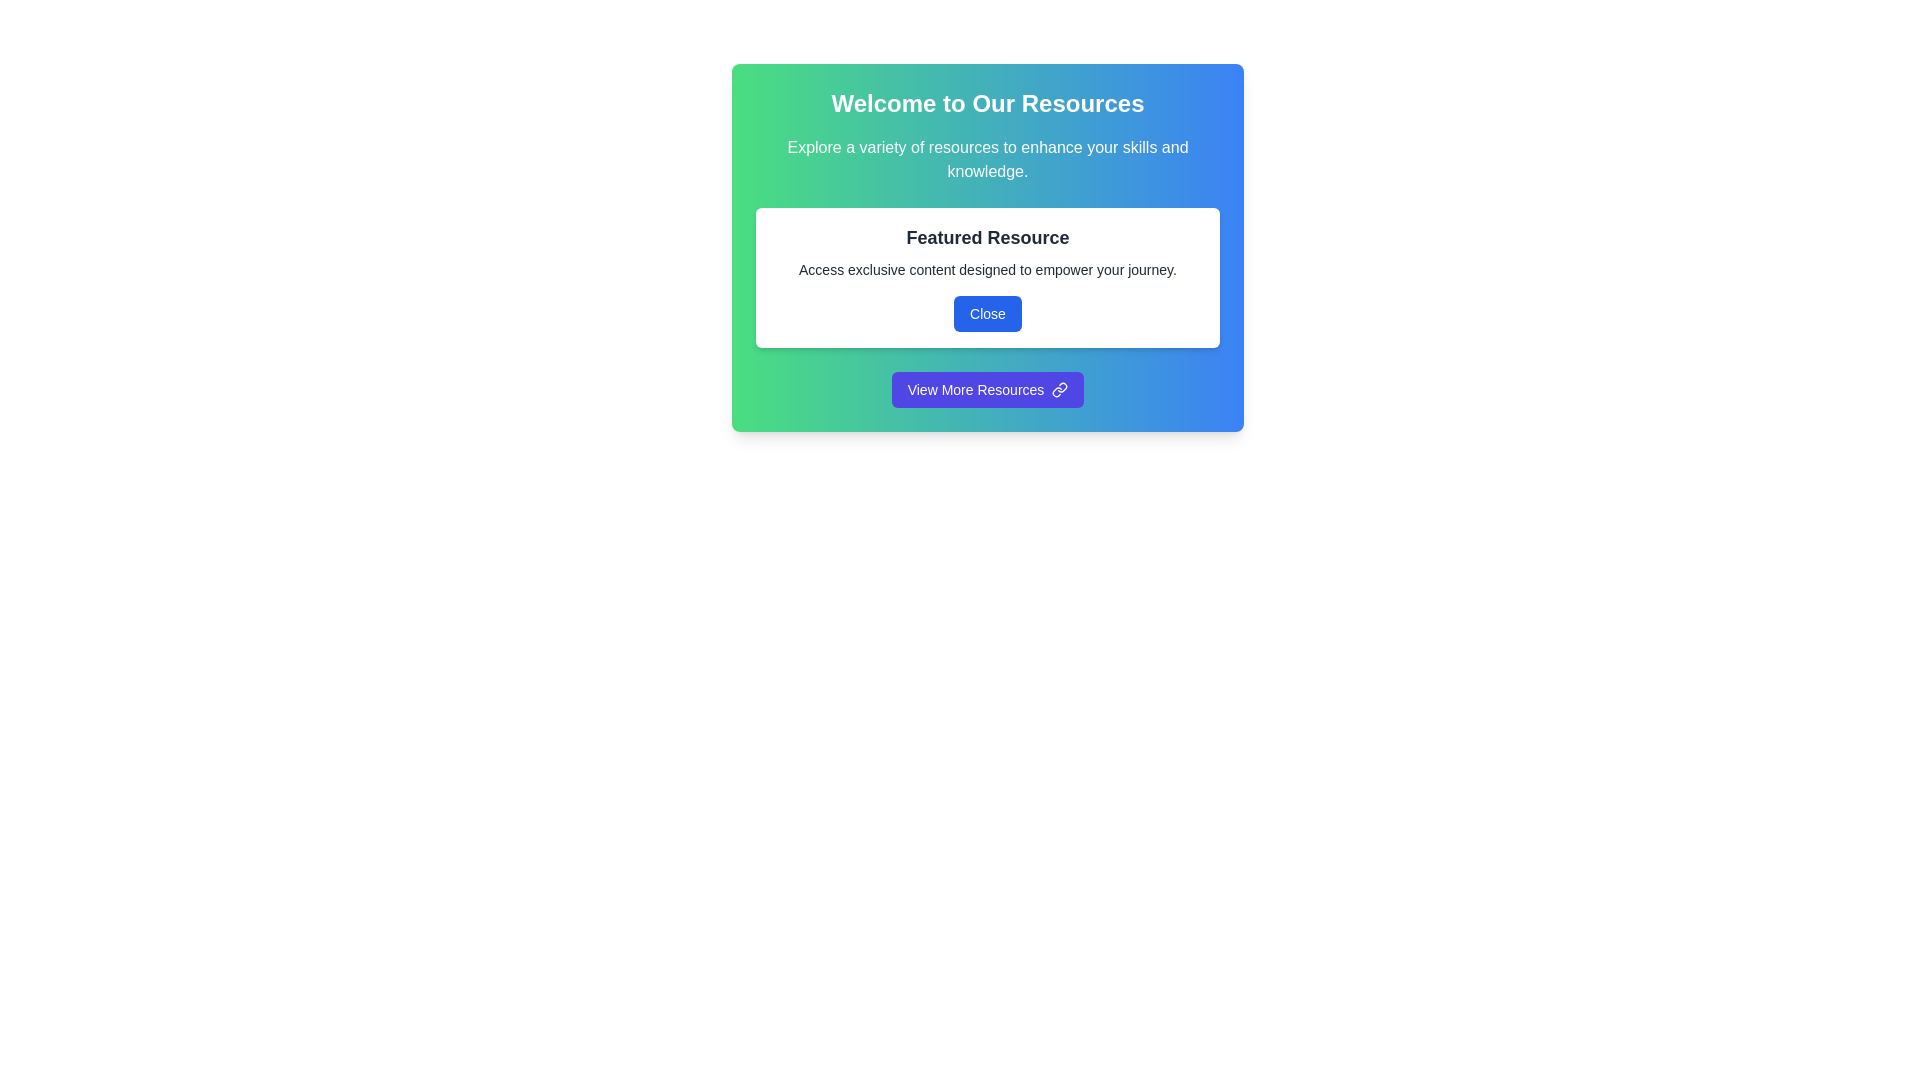 This screenshot has height=1080, width=1920. Describe the element at coordinates (988, 313) in the screenshot. I see `the 'Close' button, which has a rounded rectangular shape with a blue background and white text` at that location.